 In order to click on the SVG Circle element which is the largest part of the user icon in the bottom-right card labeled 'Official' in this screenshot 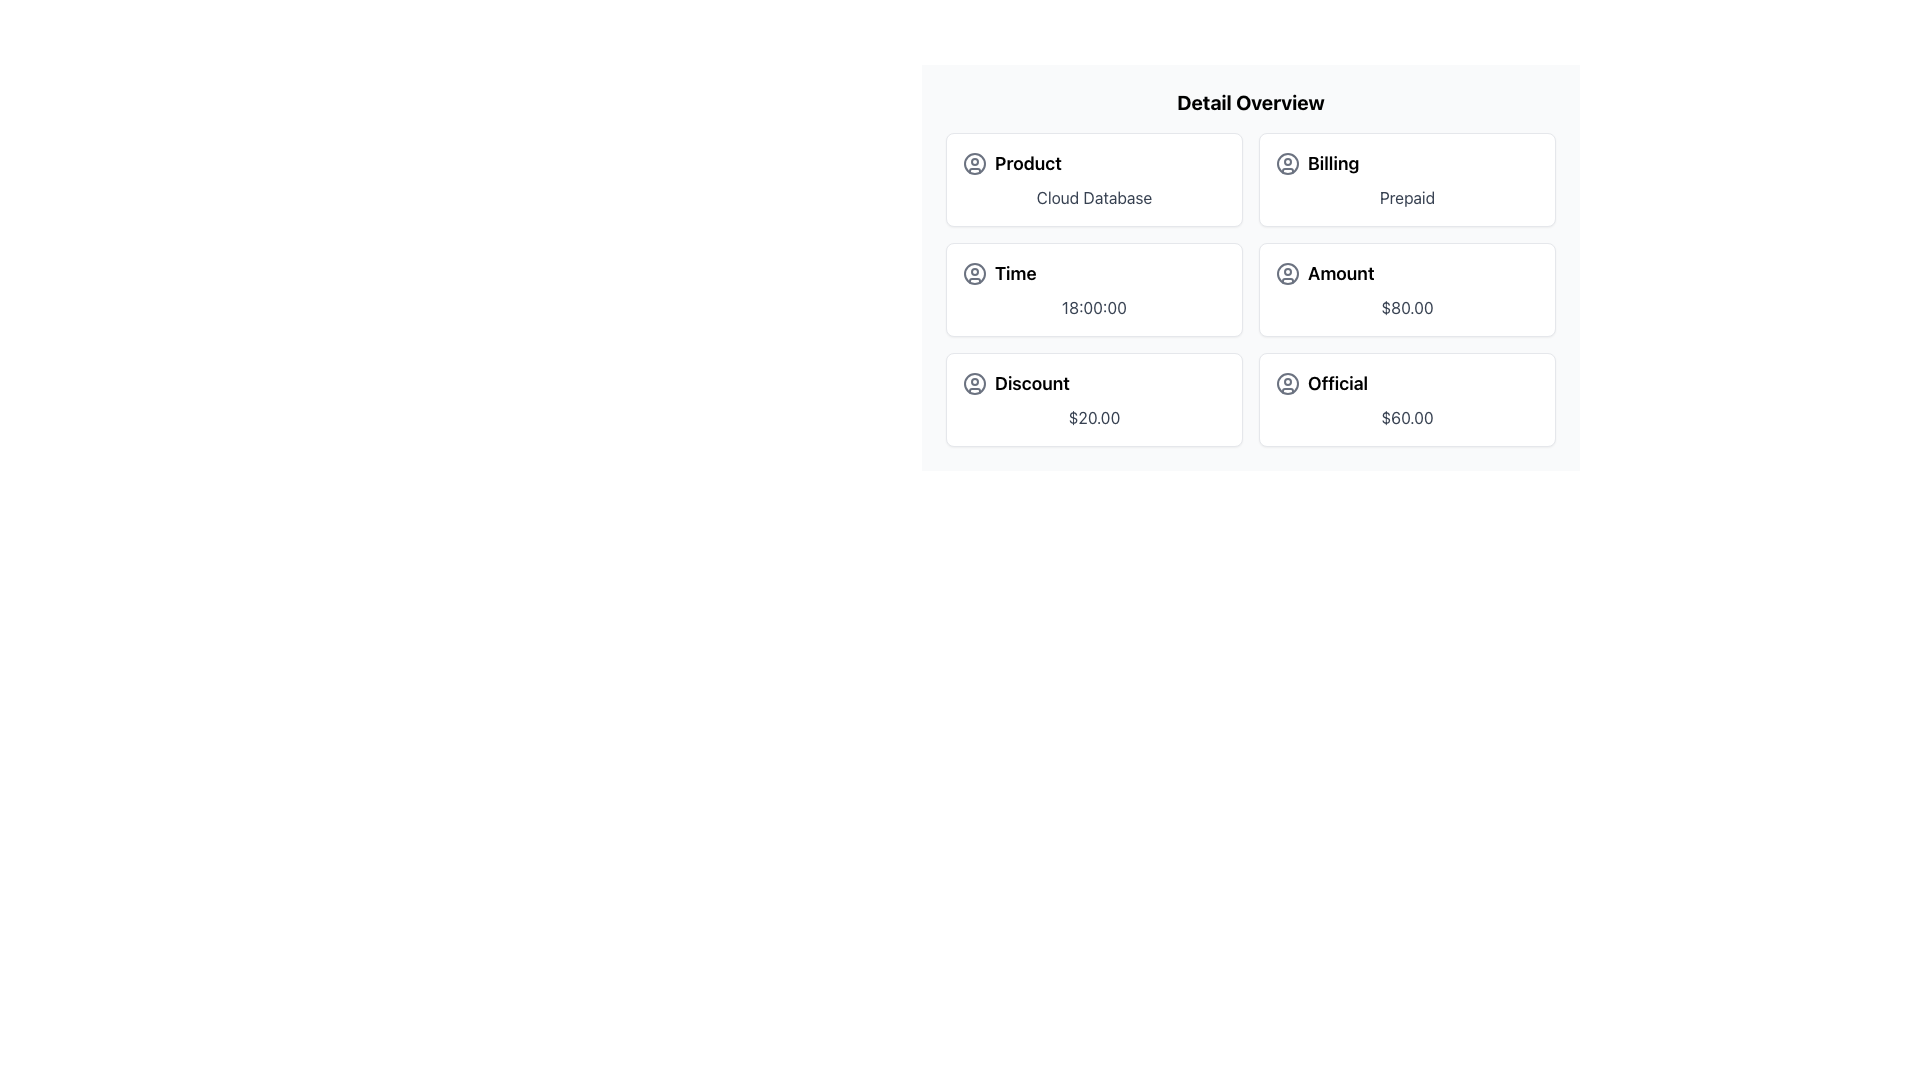, I will do `click(1287, 384)`.